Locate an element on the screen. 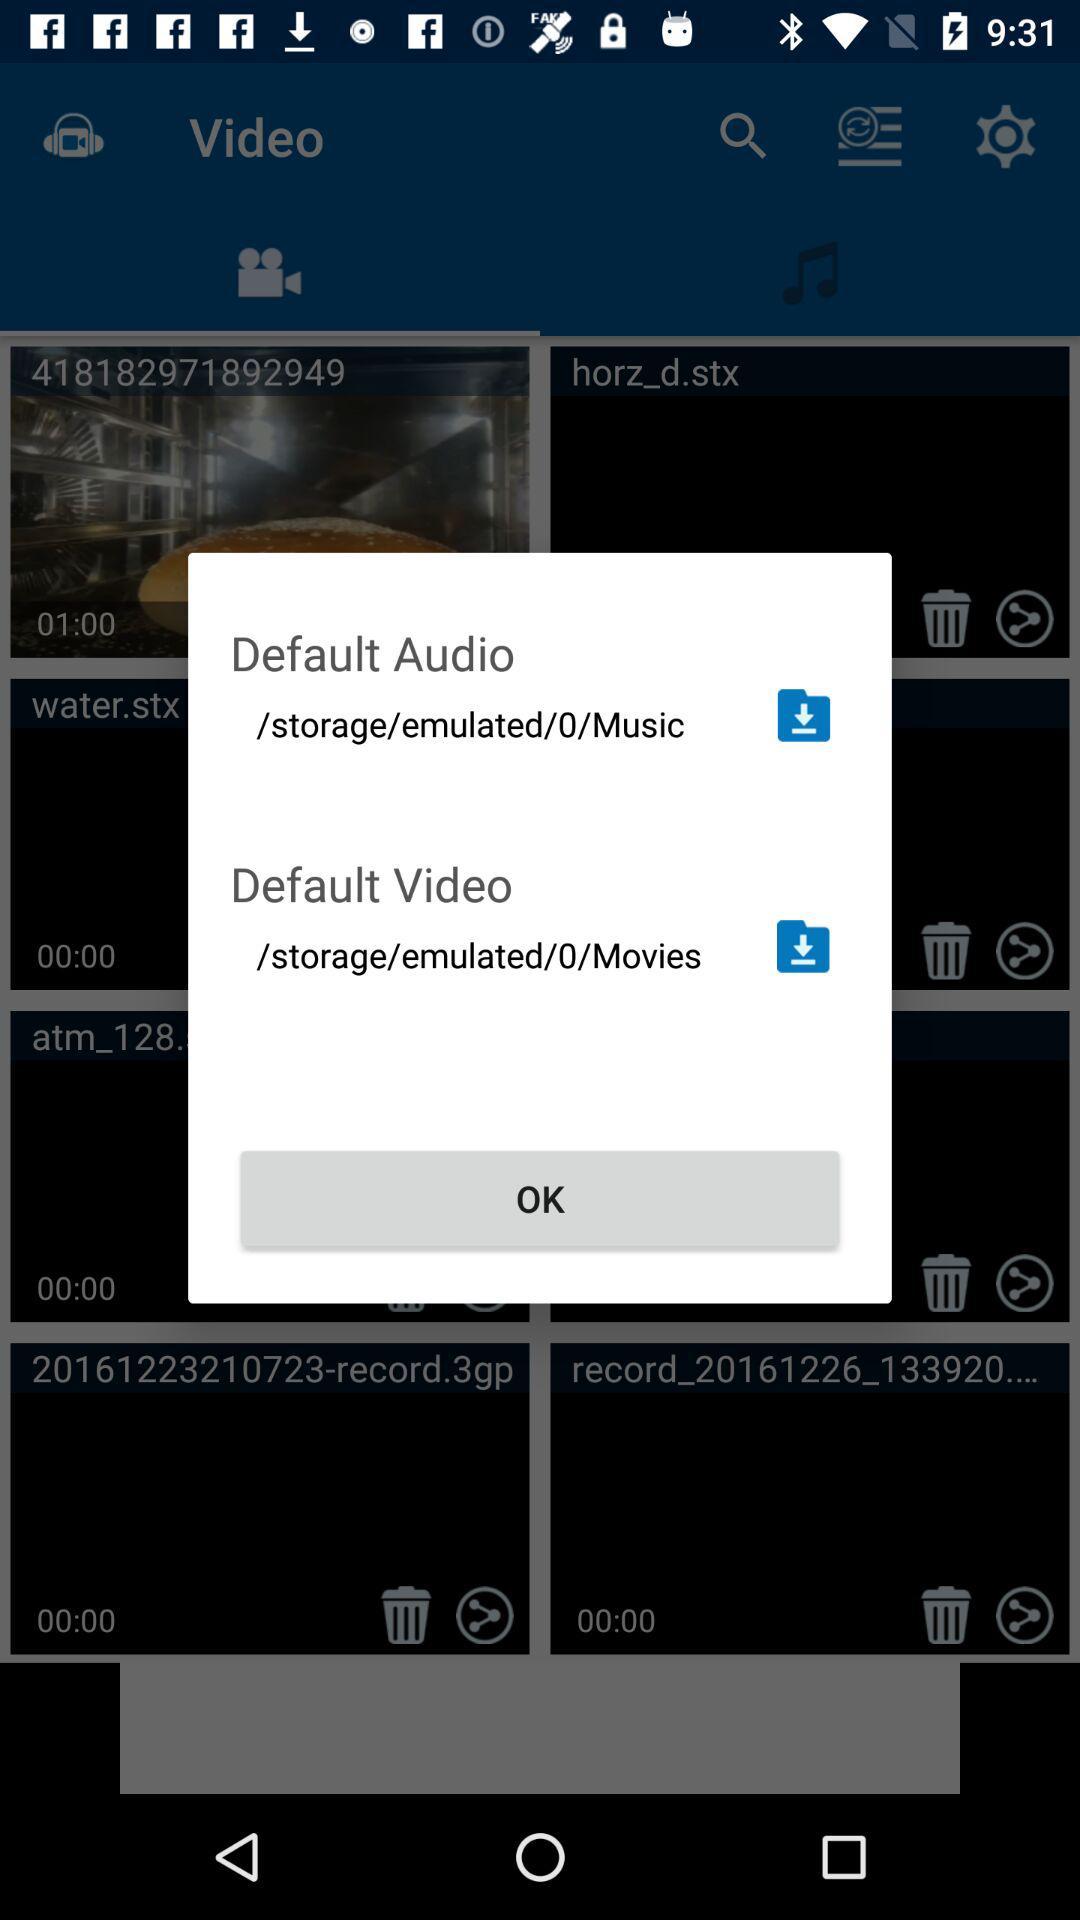  download in device is located at coordinates (802, 715).